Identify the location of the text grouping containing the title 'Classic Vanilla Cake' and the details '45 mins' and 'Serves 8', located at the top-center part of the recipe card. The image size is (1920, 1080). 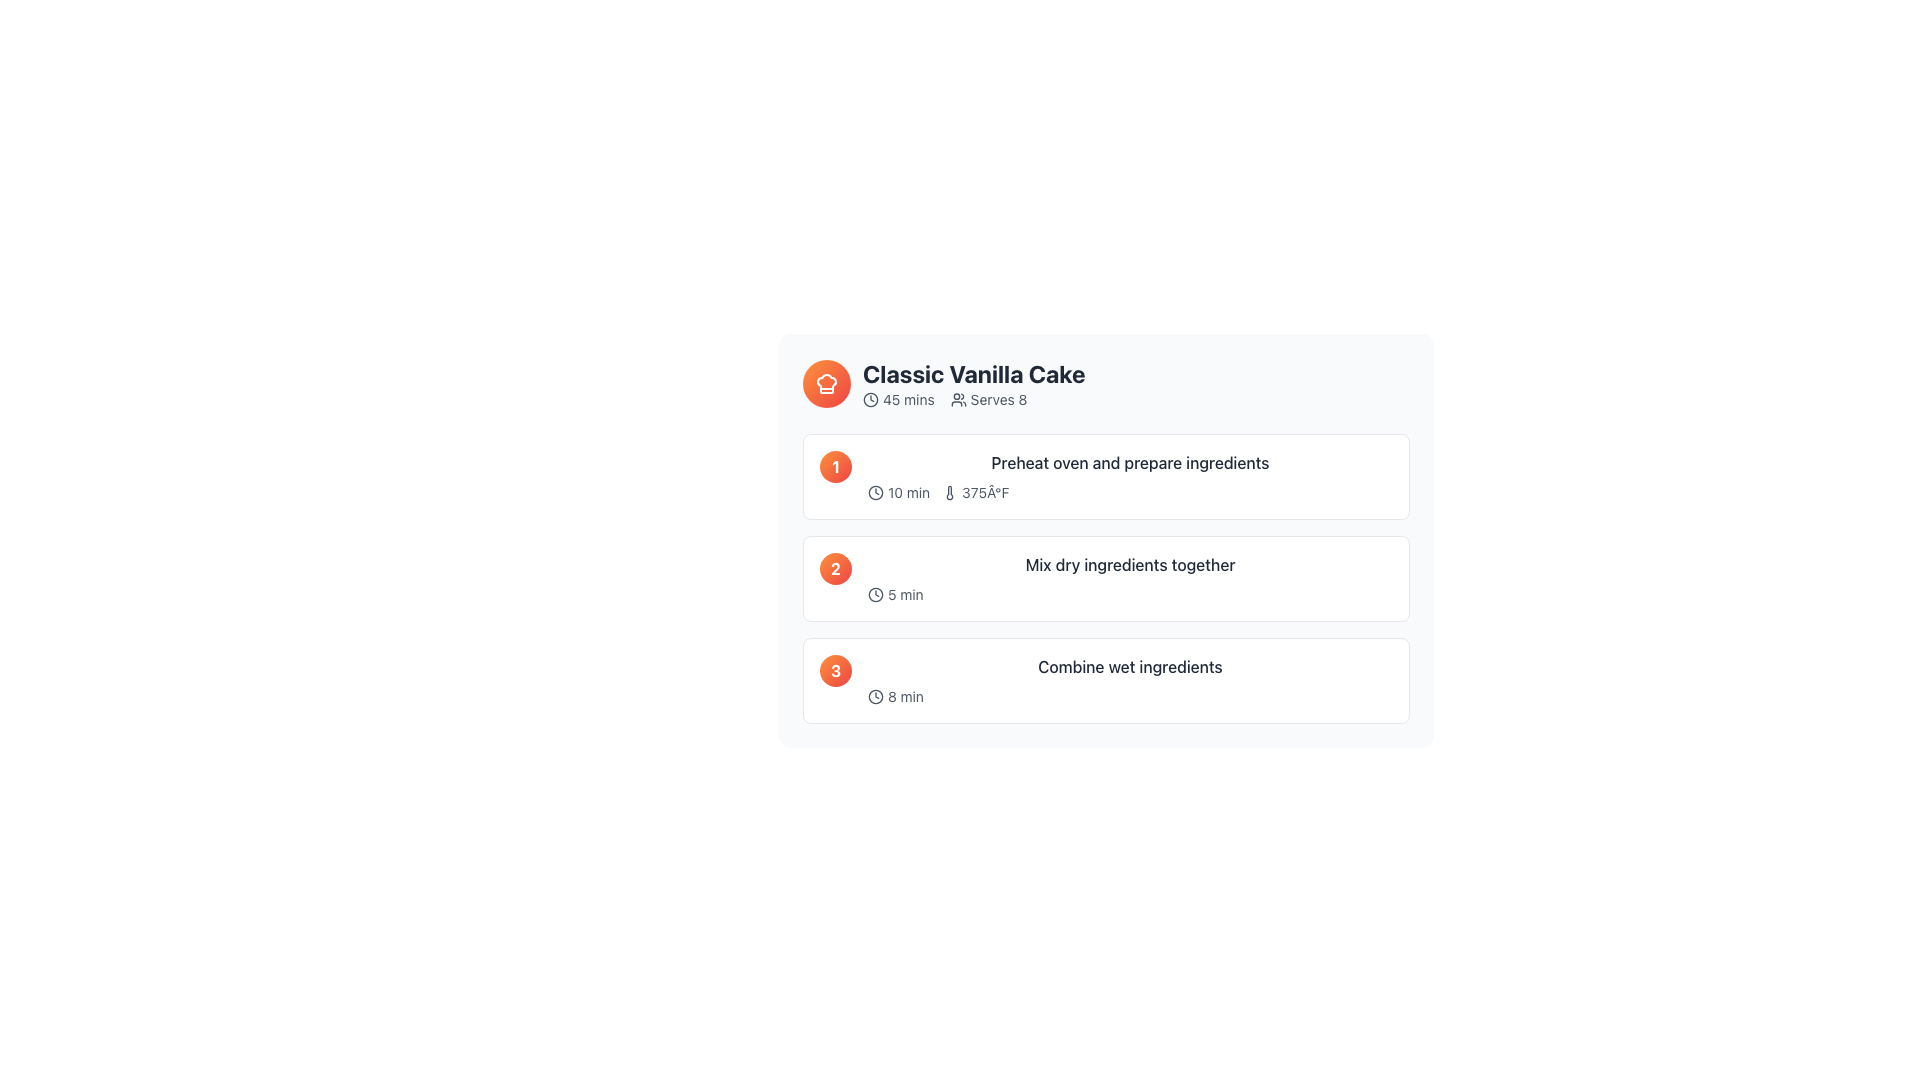
(974, 384).